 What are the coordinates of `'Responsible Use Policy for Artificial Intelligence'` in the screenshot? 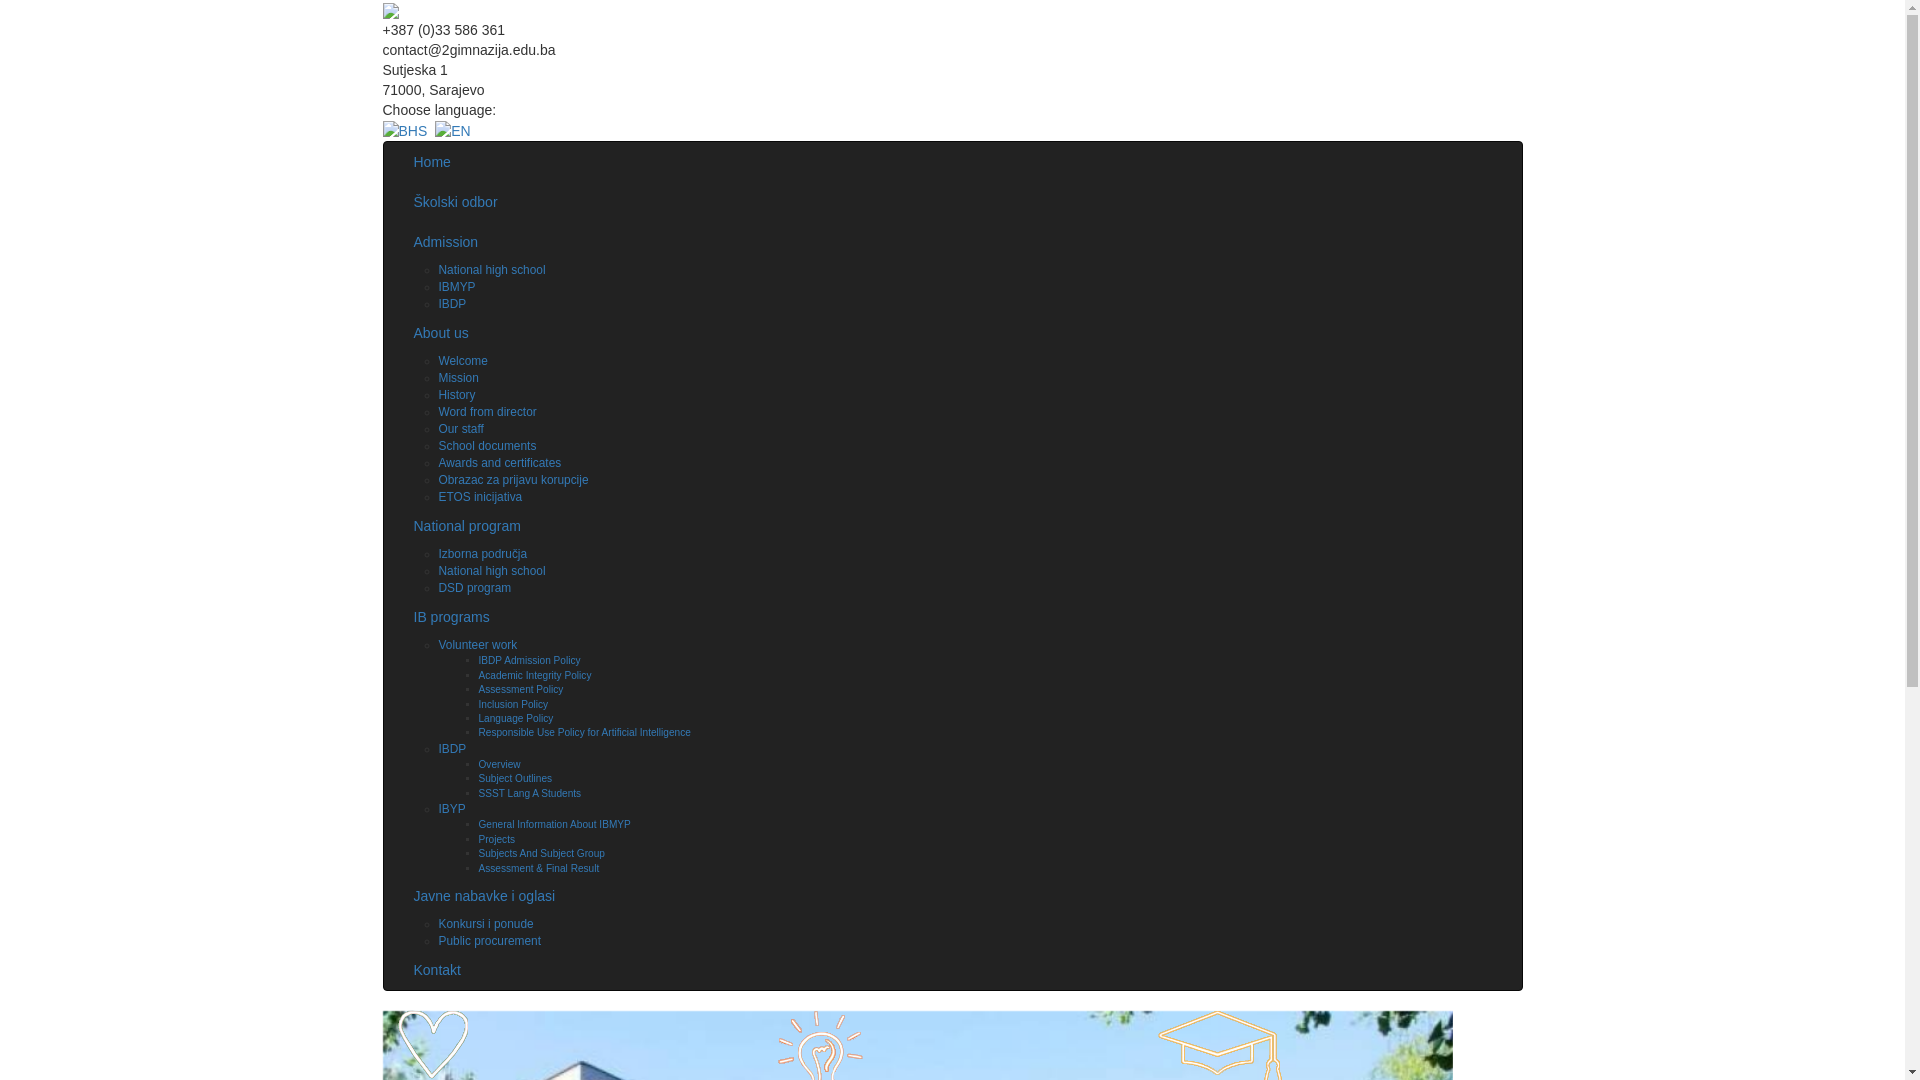 It's located at (583, 732).